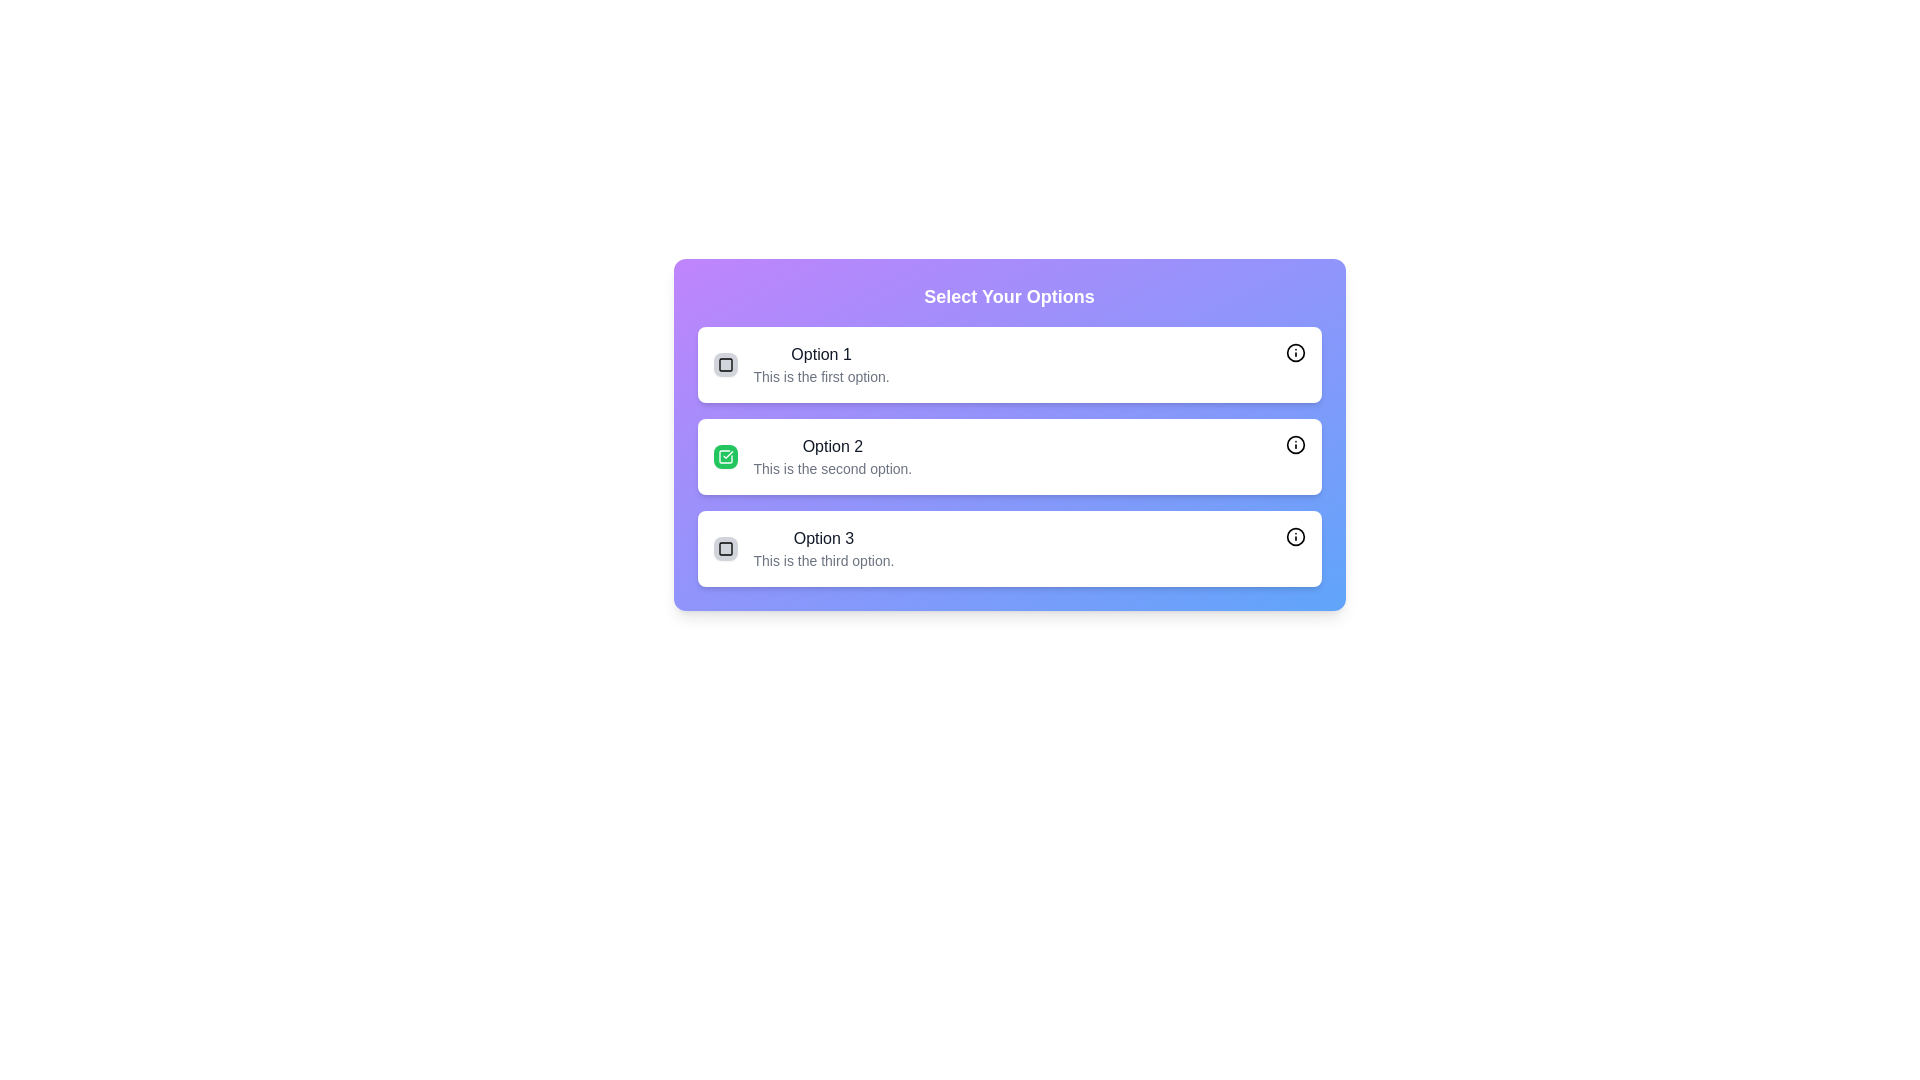 This screenshot has height=1080, width=1920. Describe the element at coordinates (823, 548) in the screenshot. I see `the text block displaying 'Option 3'` at that location.